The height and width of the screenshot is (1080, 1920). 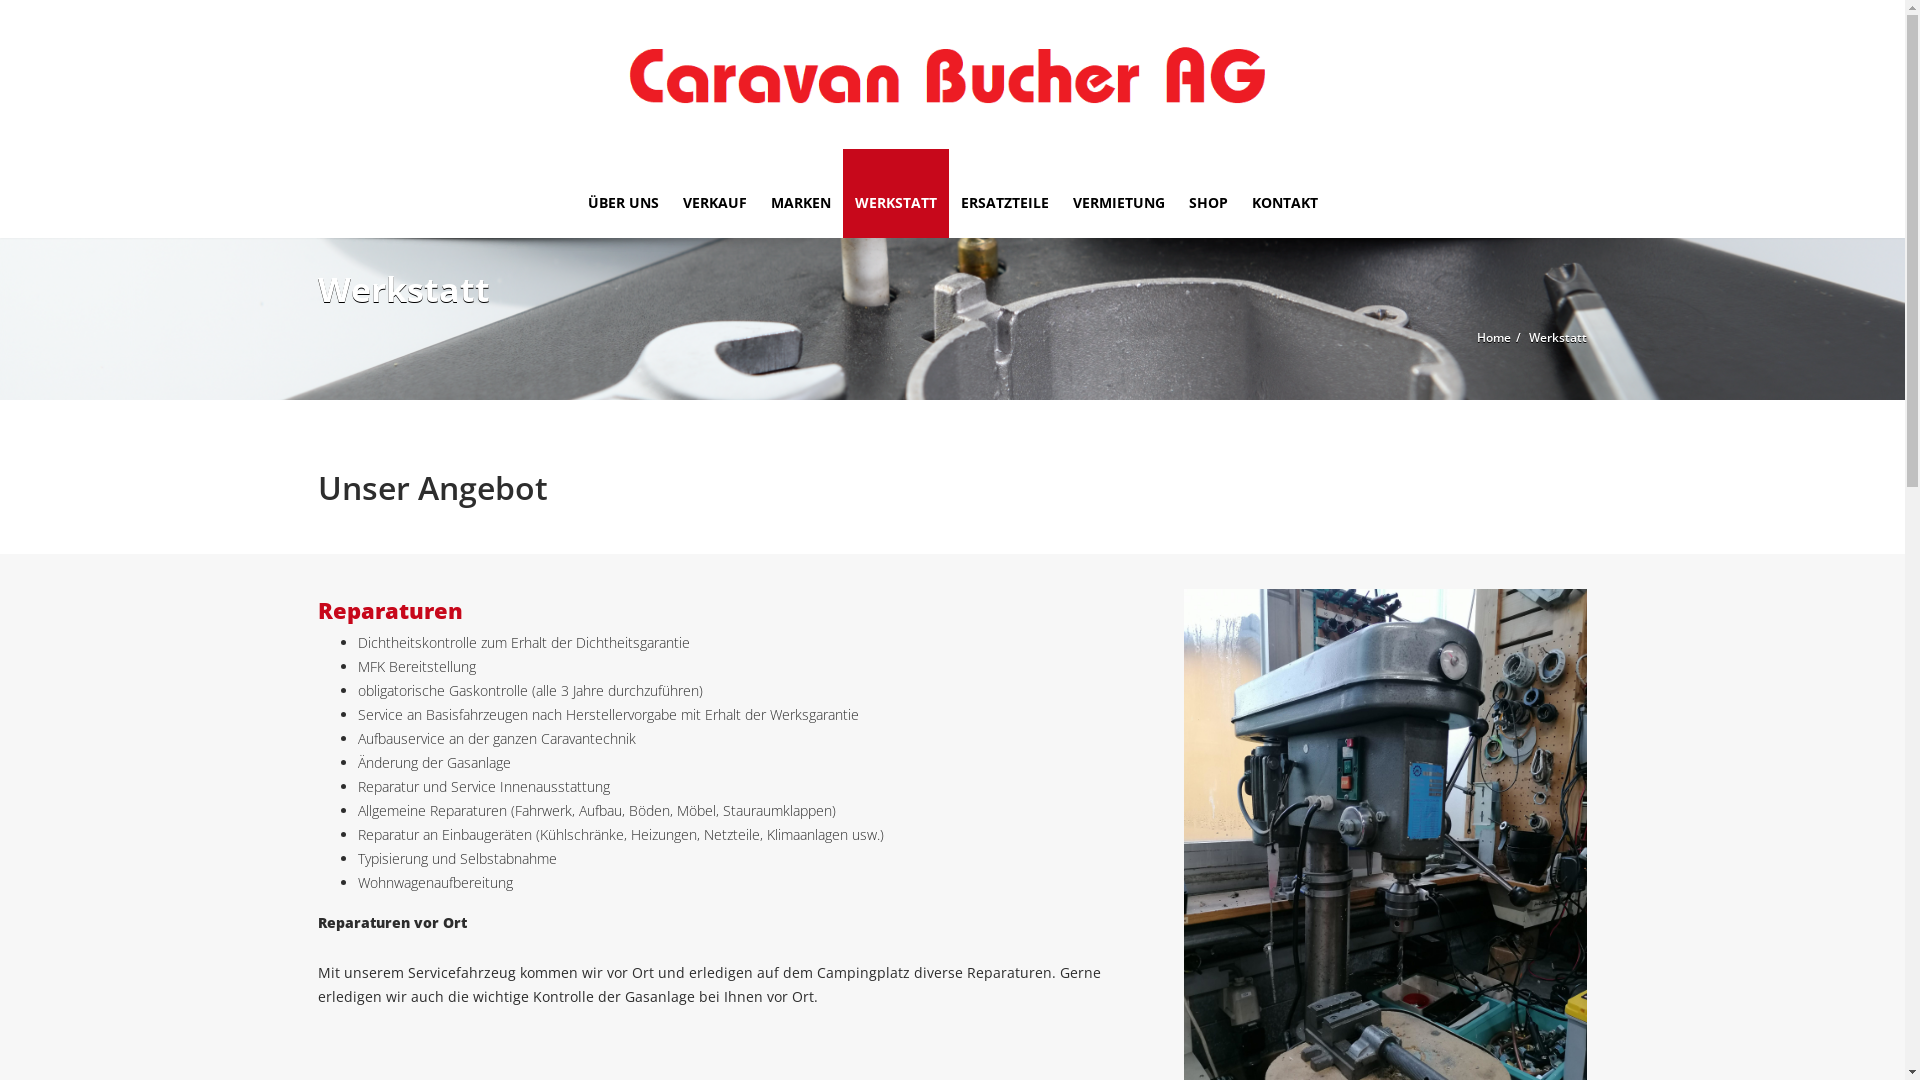 I want to click on 'KONTAKT', so click(x=1285, y=193).